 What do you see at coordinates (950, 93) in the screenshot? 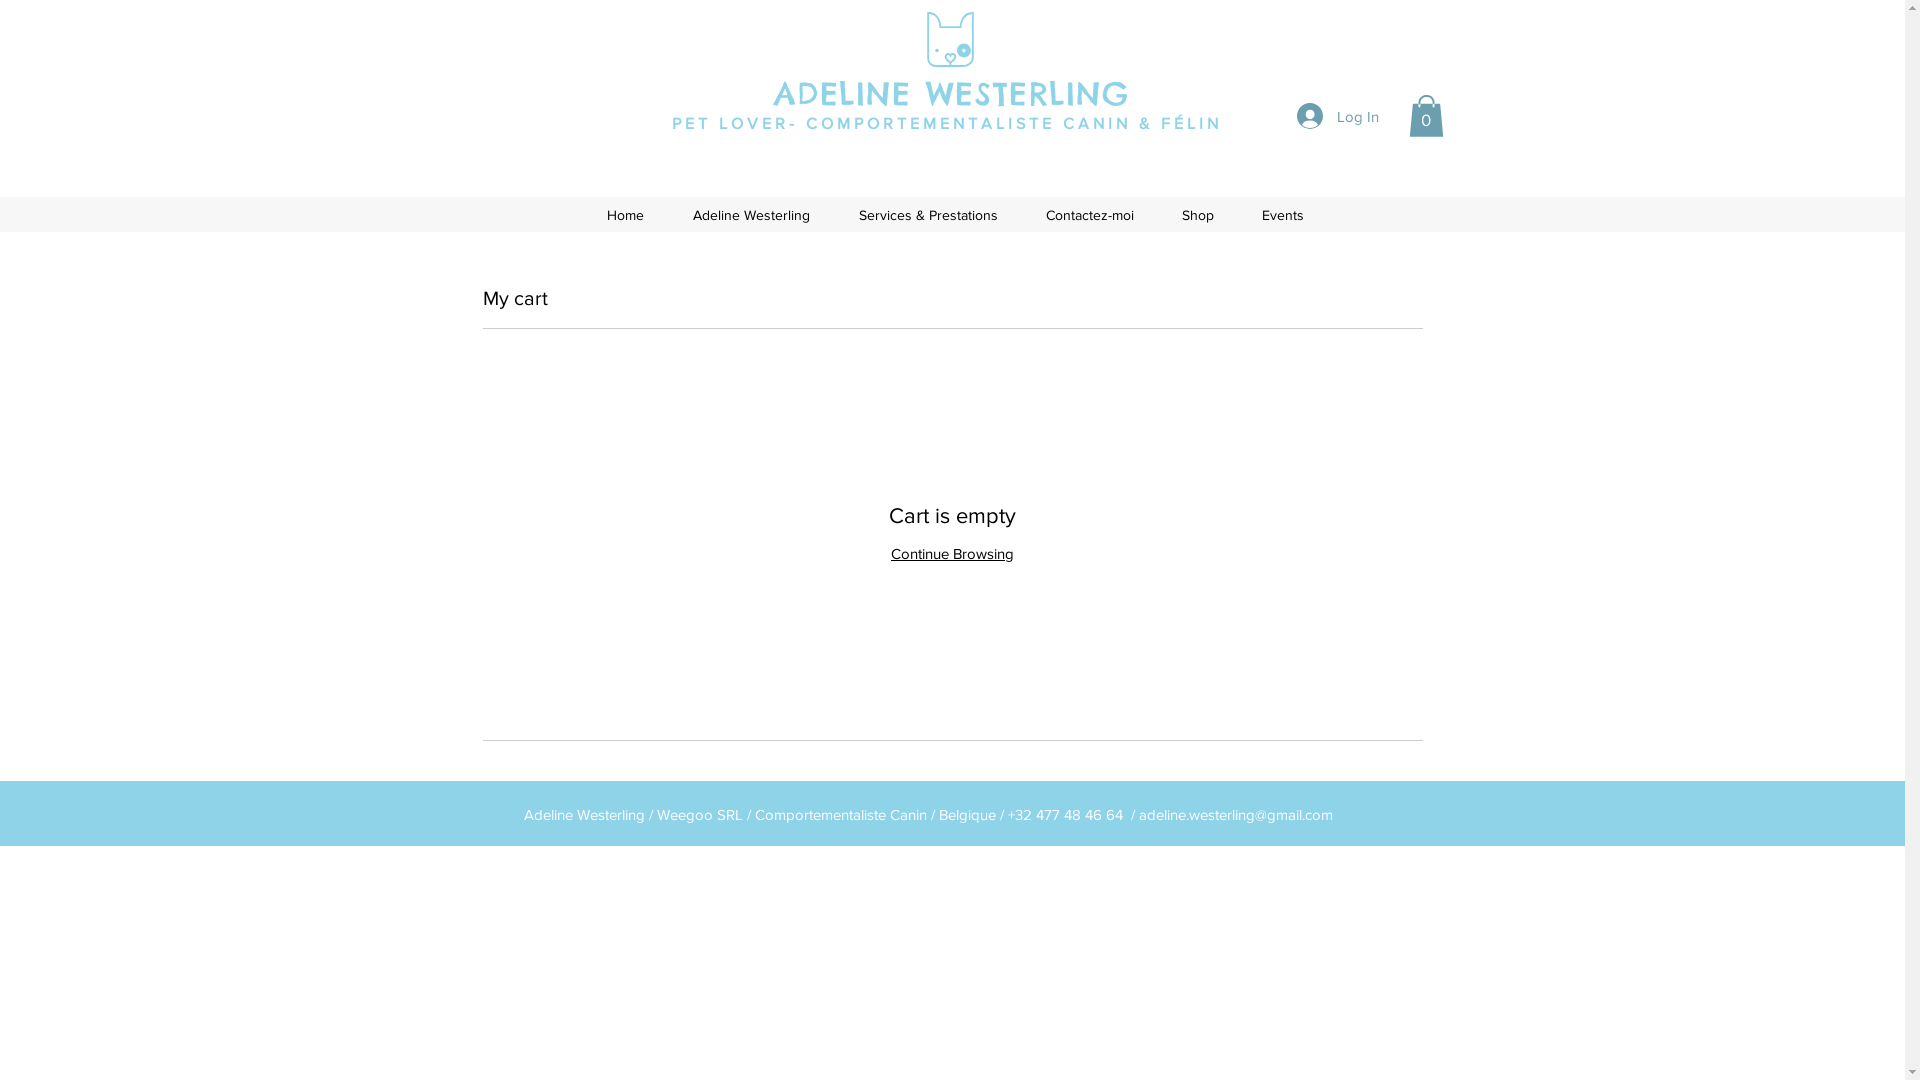
I see `'ADELINE WESTERLING'` at bounding box center [950, 93].